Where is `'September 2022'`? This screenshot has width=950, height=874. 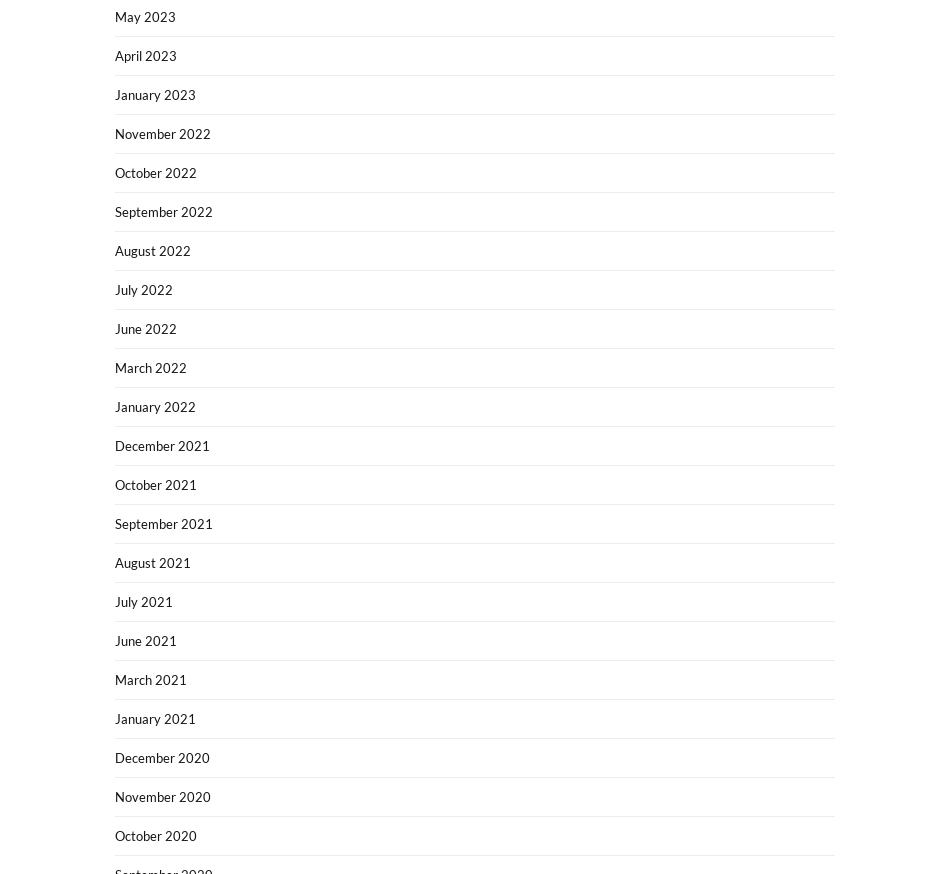 'September 2022' is located at coordinates (115, 211).